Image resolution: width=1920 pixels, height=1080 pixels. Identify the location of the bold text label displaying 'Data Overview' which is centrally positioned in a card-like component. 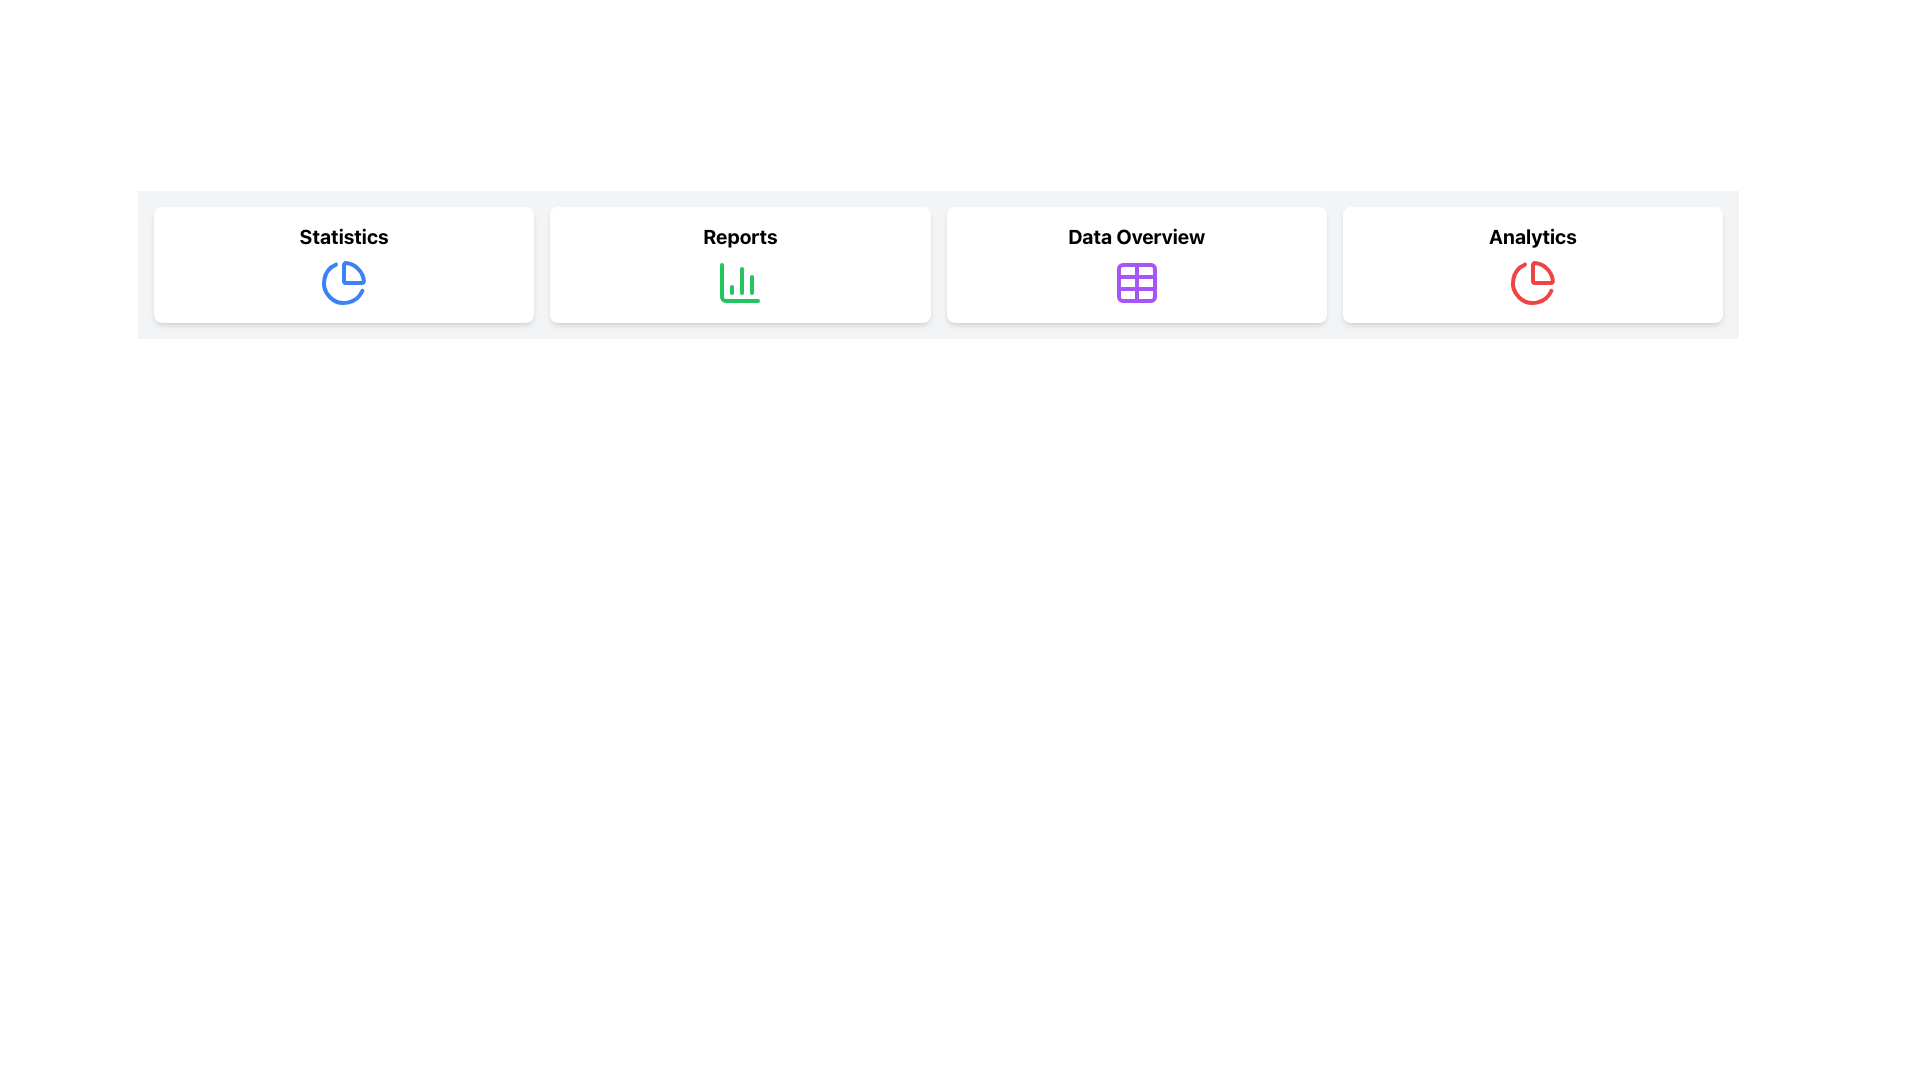
(1136, 235).